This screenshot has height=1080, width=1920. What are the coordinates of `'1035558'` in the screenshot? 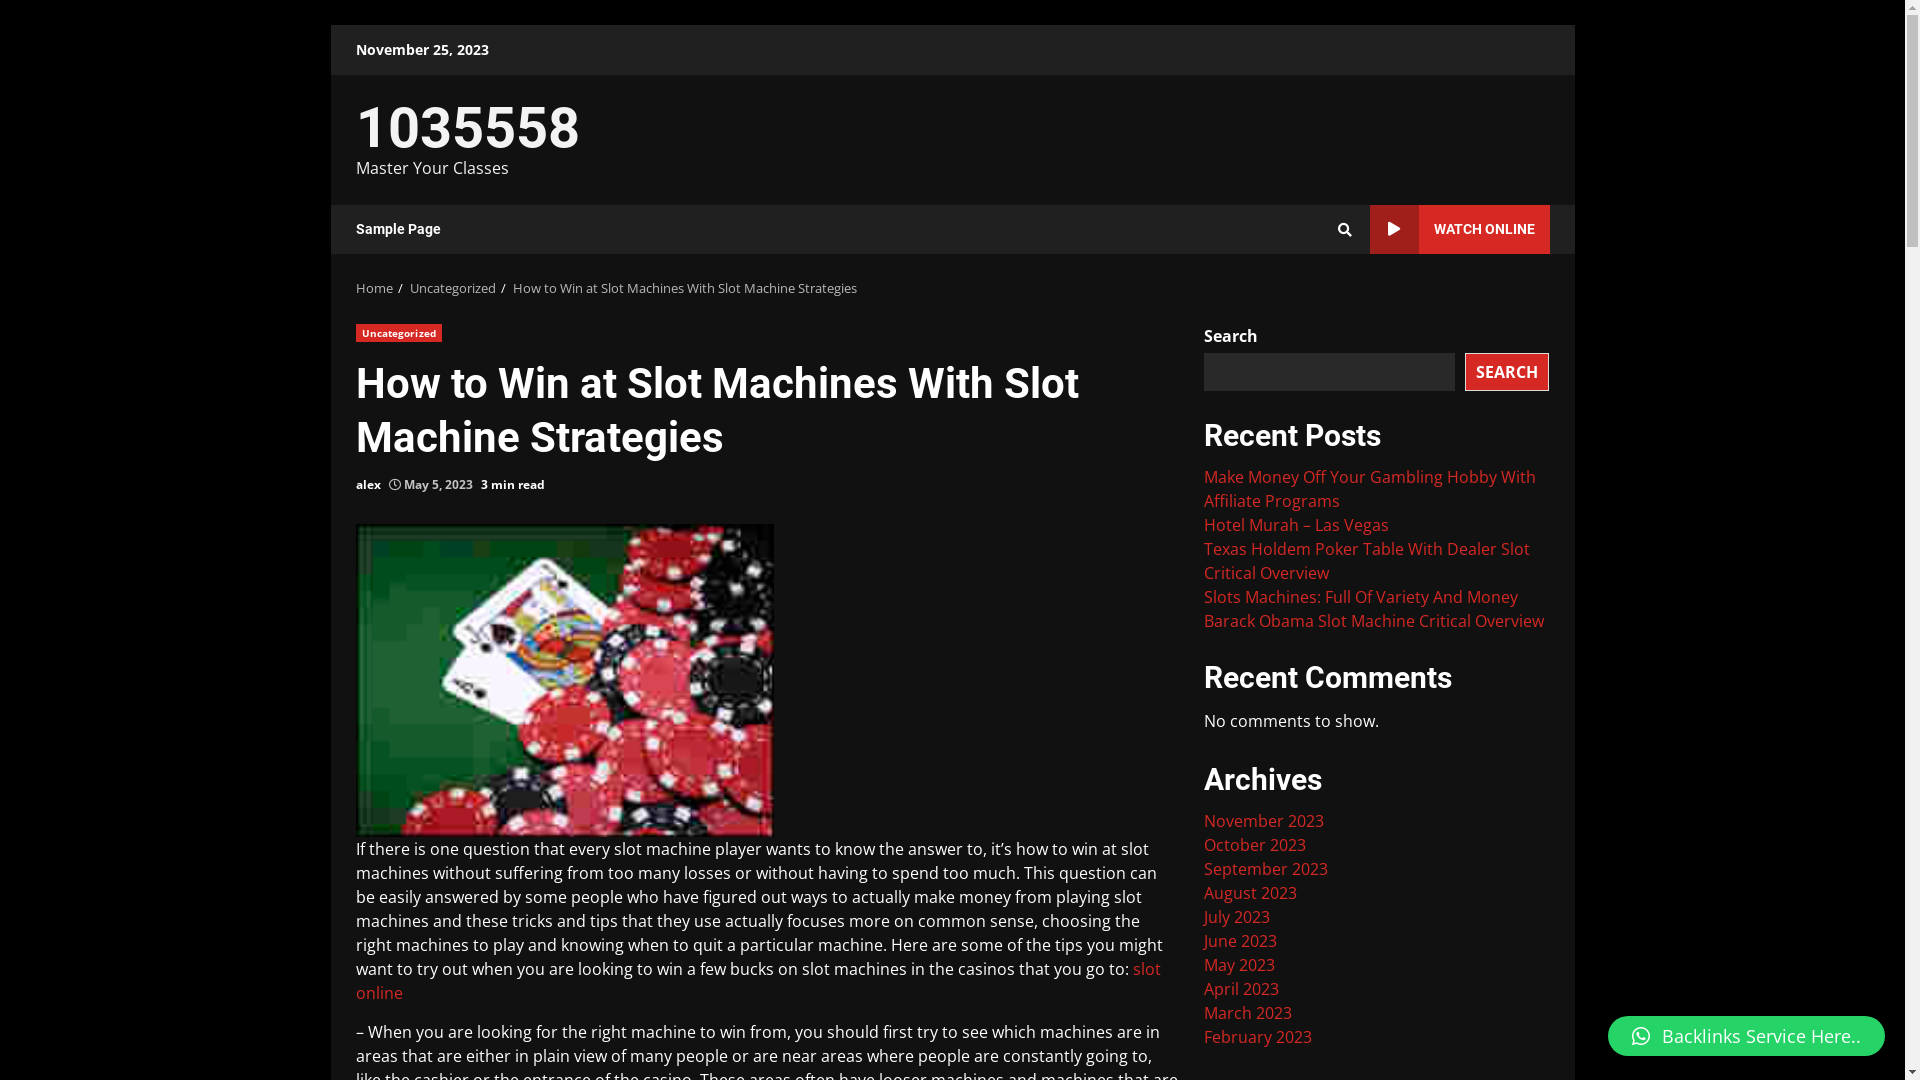 It's located at (466, 127).